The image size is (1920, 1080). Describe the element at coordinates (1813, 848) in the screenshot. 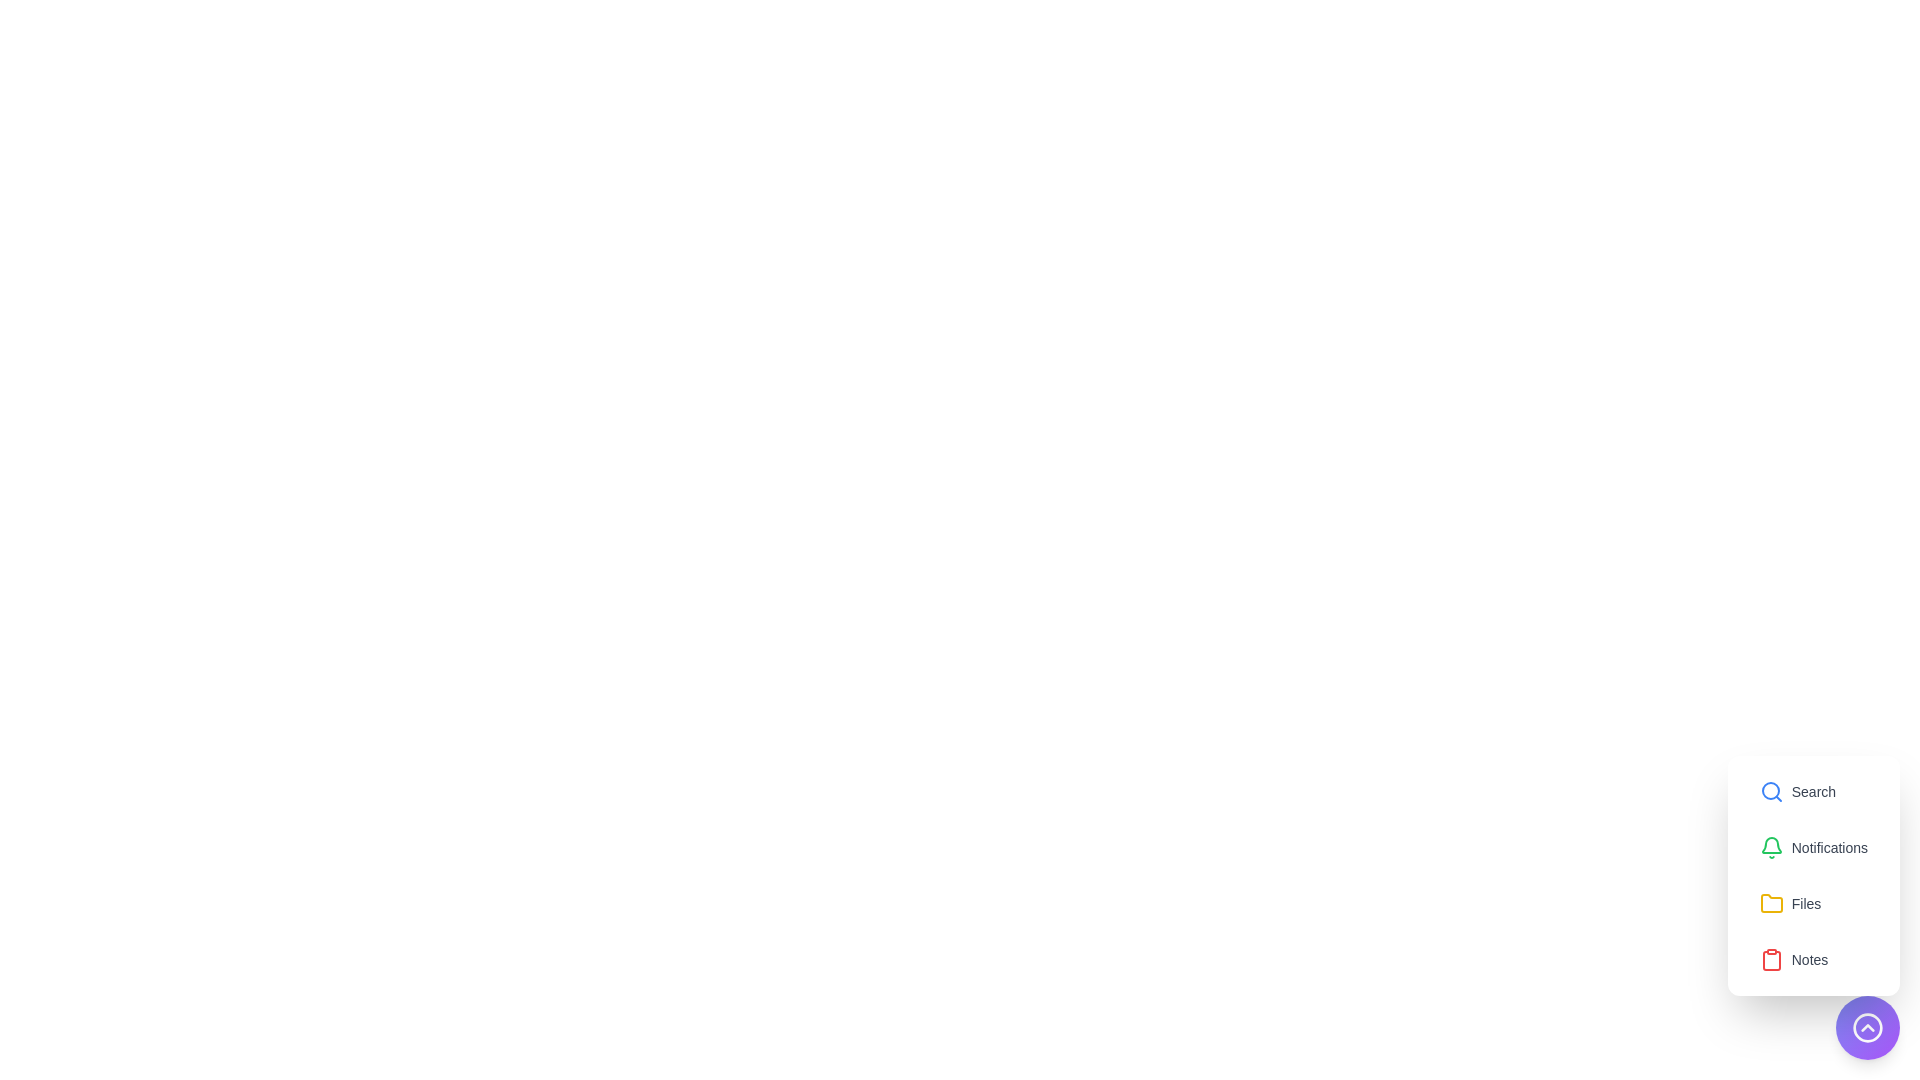

I see `the menu item labeled Notifications to reveal its hover effect` at that location.